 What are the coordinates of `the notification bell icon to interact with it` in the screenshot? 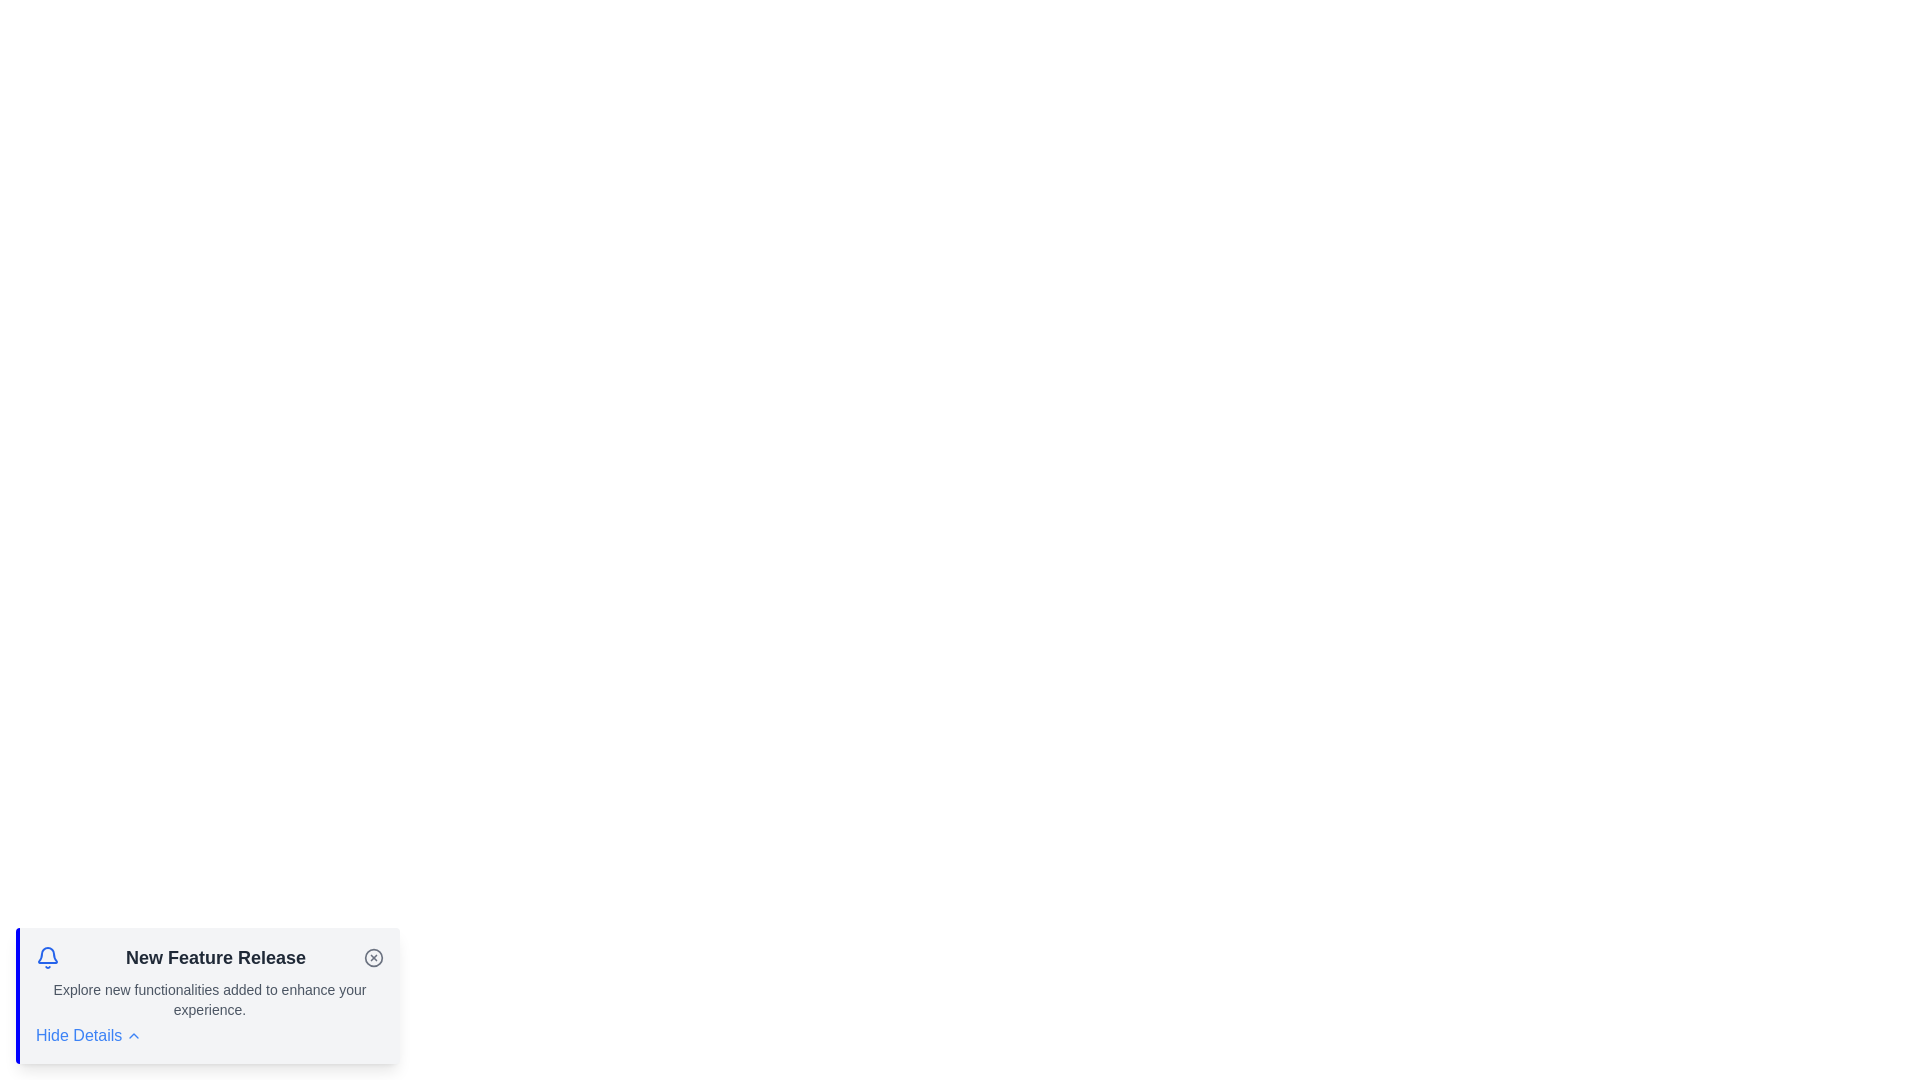 It's located at (48, 956).